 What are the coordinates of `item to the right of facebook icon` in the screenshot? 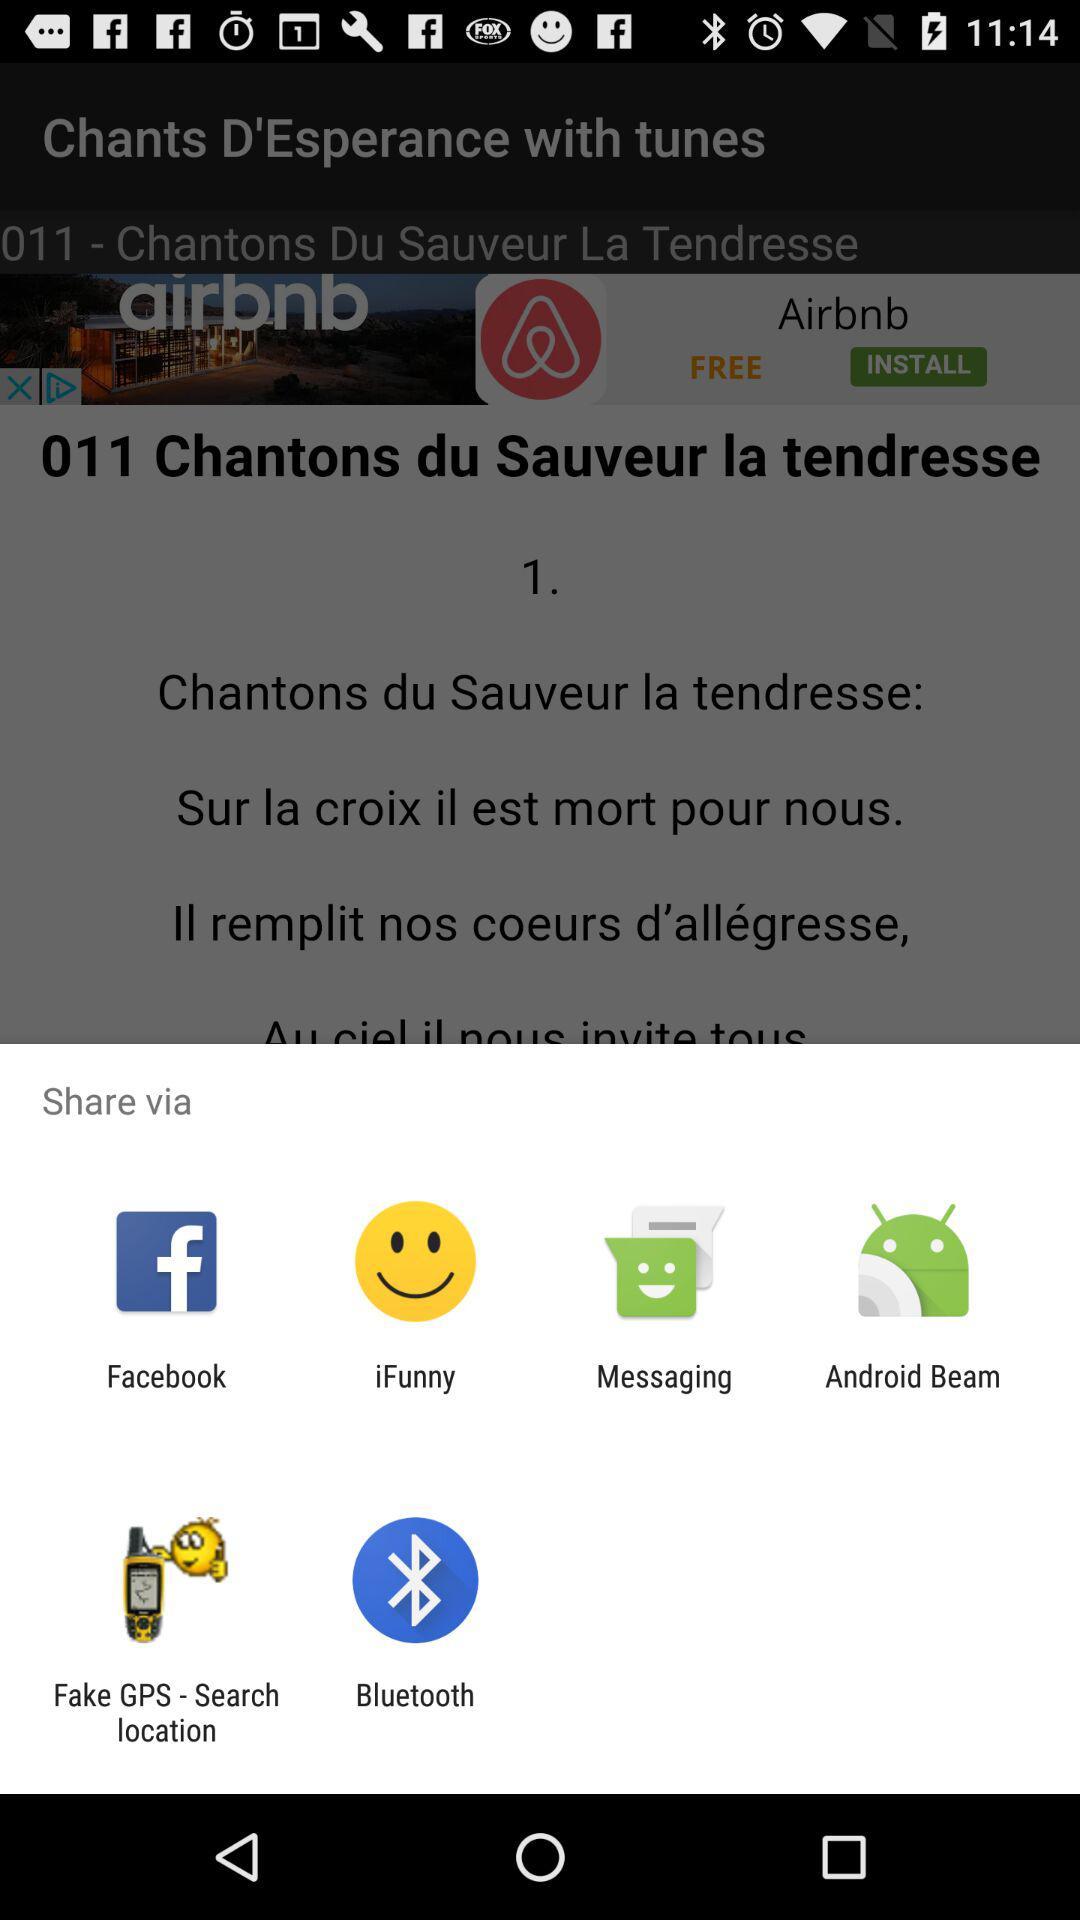 It's located at (414, 1392).